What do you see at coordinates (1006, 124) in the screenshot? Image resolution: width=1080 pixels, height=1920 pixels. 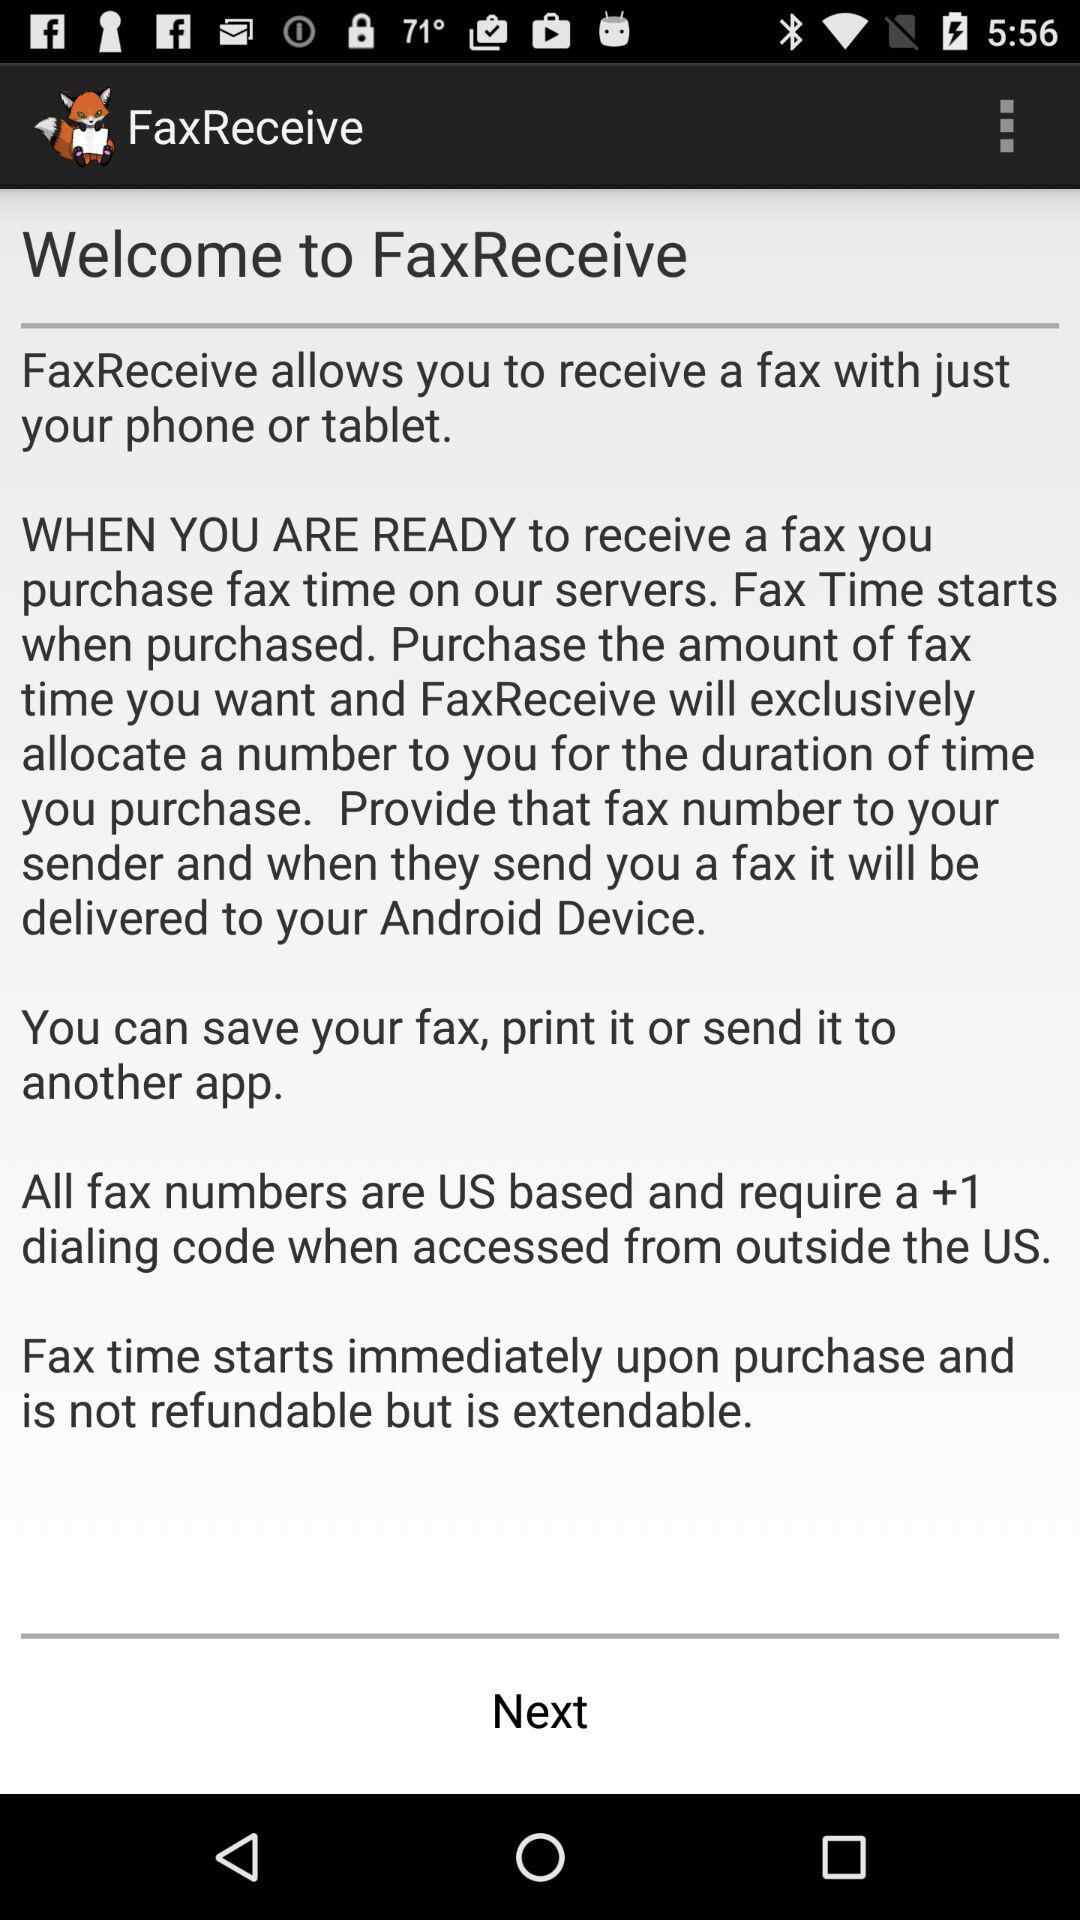 I see `the item next to the faxreceive` at bounding box center [1006, 124].